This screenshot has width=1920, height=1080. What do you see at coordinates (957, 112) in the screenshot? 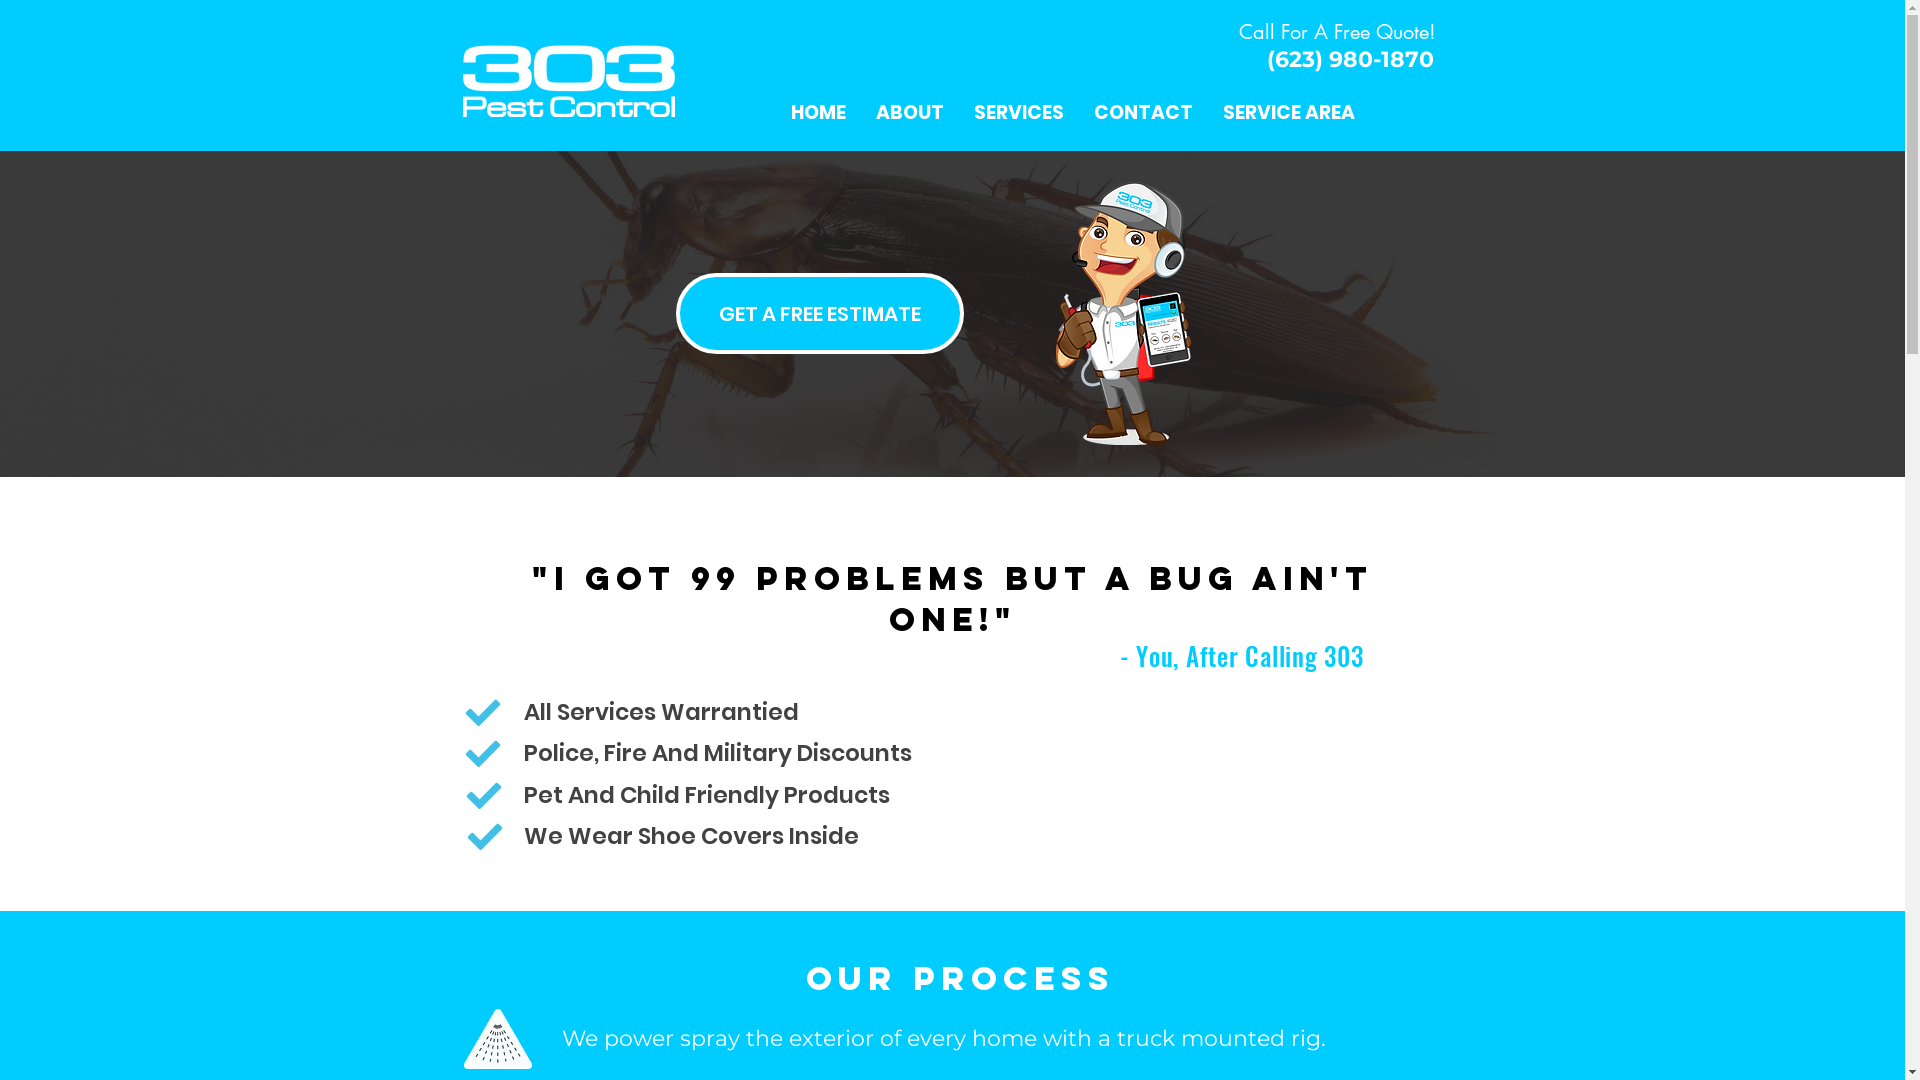
I see `'SERVICES'` at bounding box center [957, 112].